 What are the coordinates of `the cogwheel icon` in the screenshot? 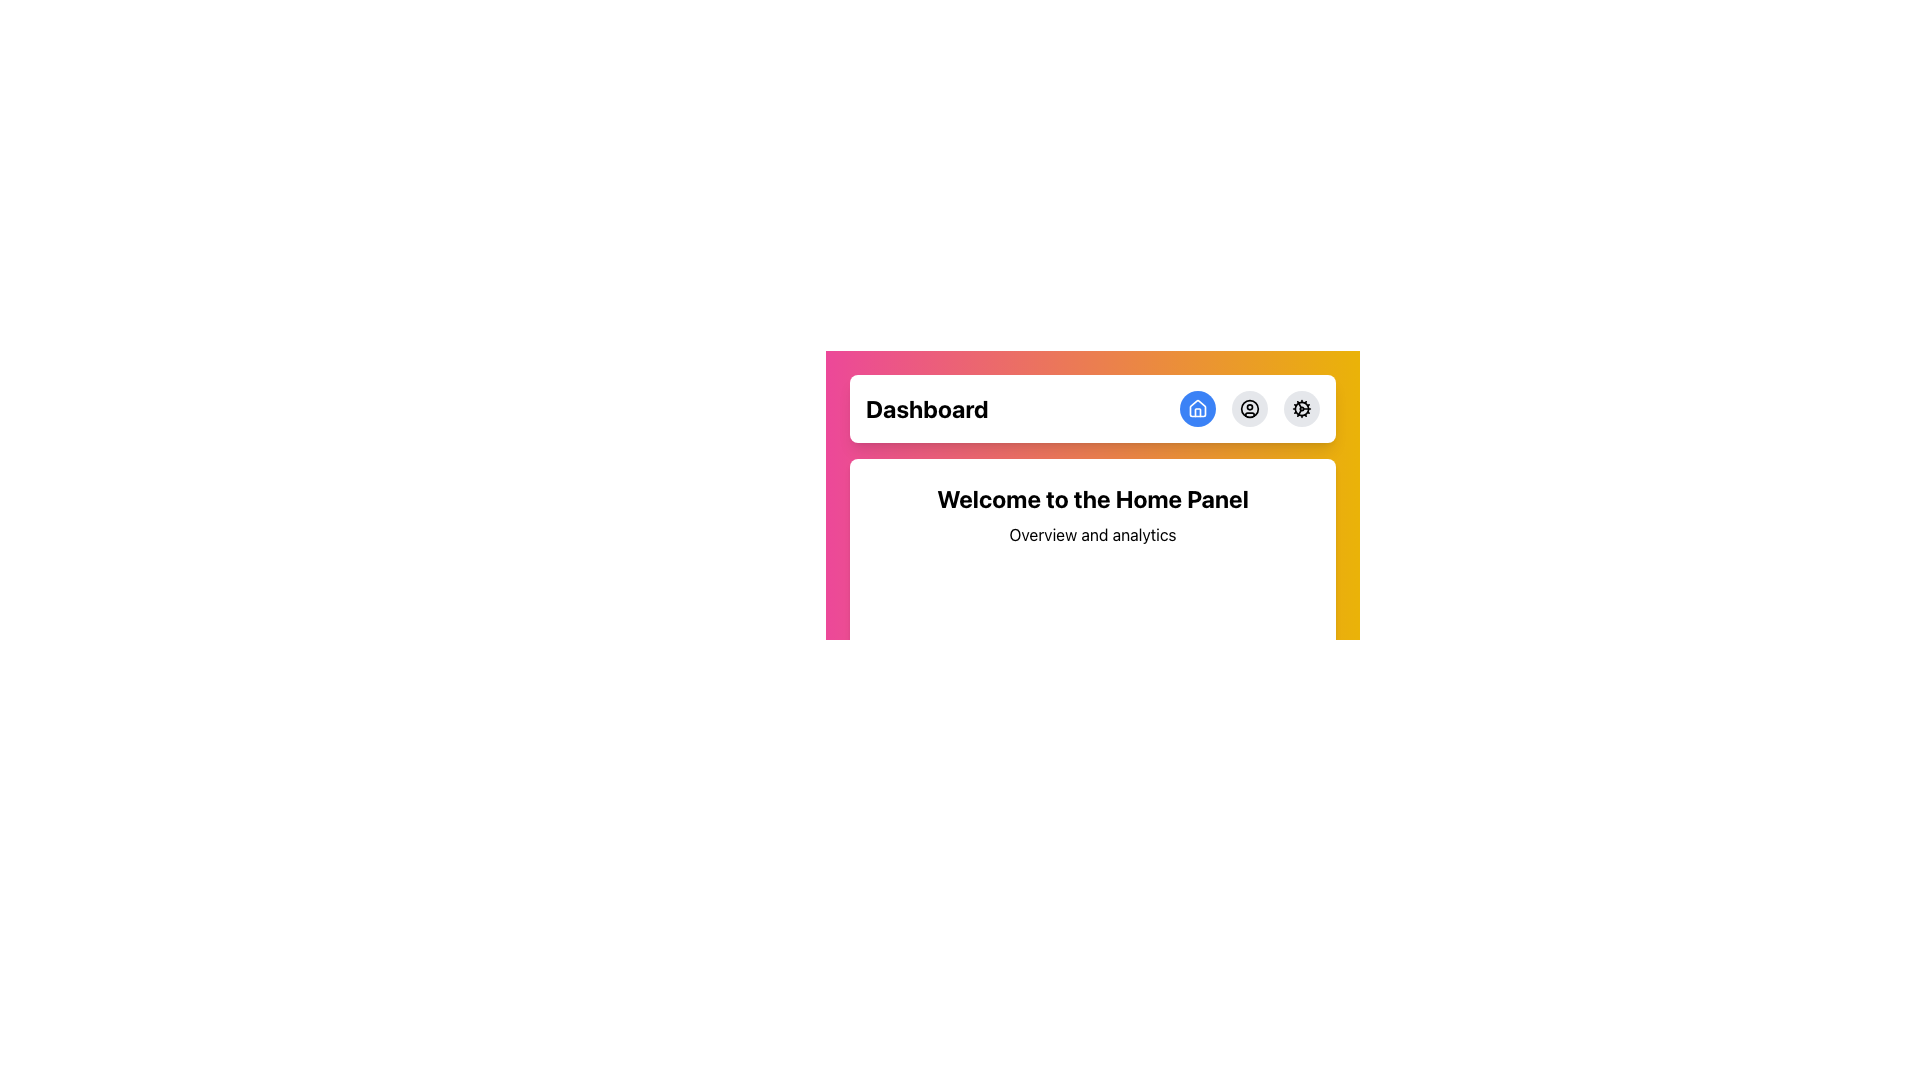 It's located at (1301, 407).